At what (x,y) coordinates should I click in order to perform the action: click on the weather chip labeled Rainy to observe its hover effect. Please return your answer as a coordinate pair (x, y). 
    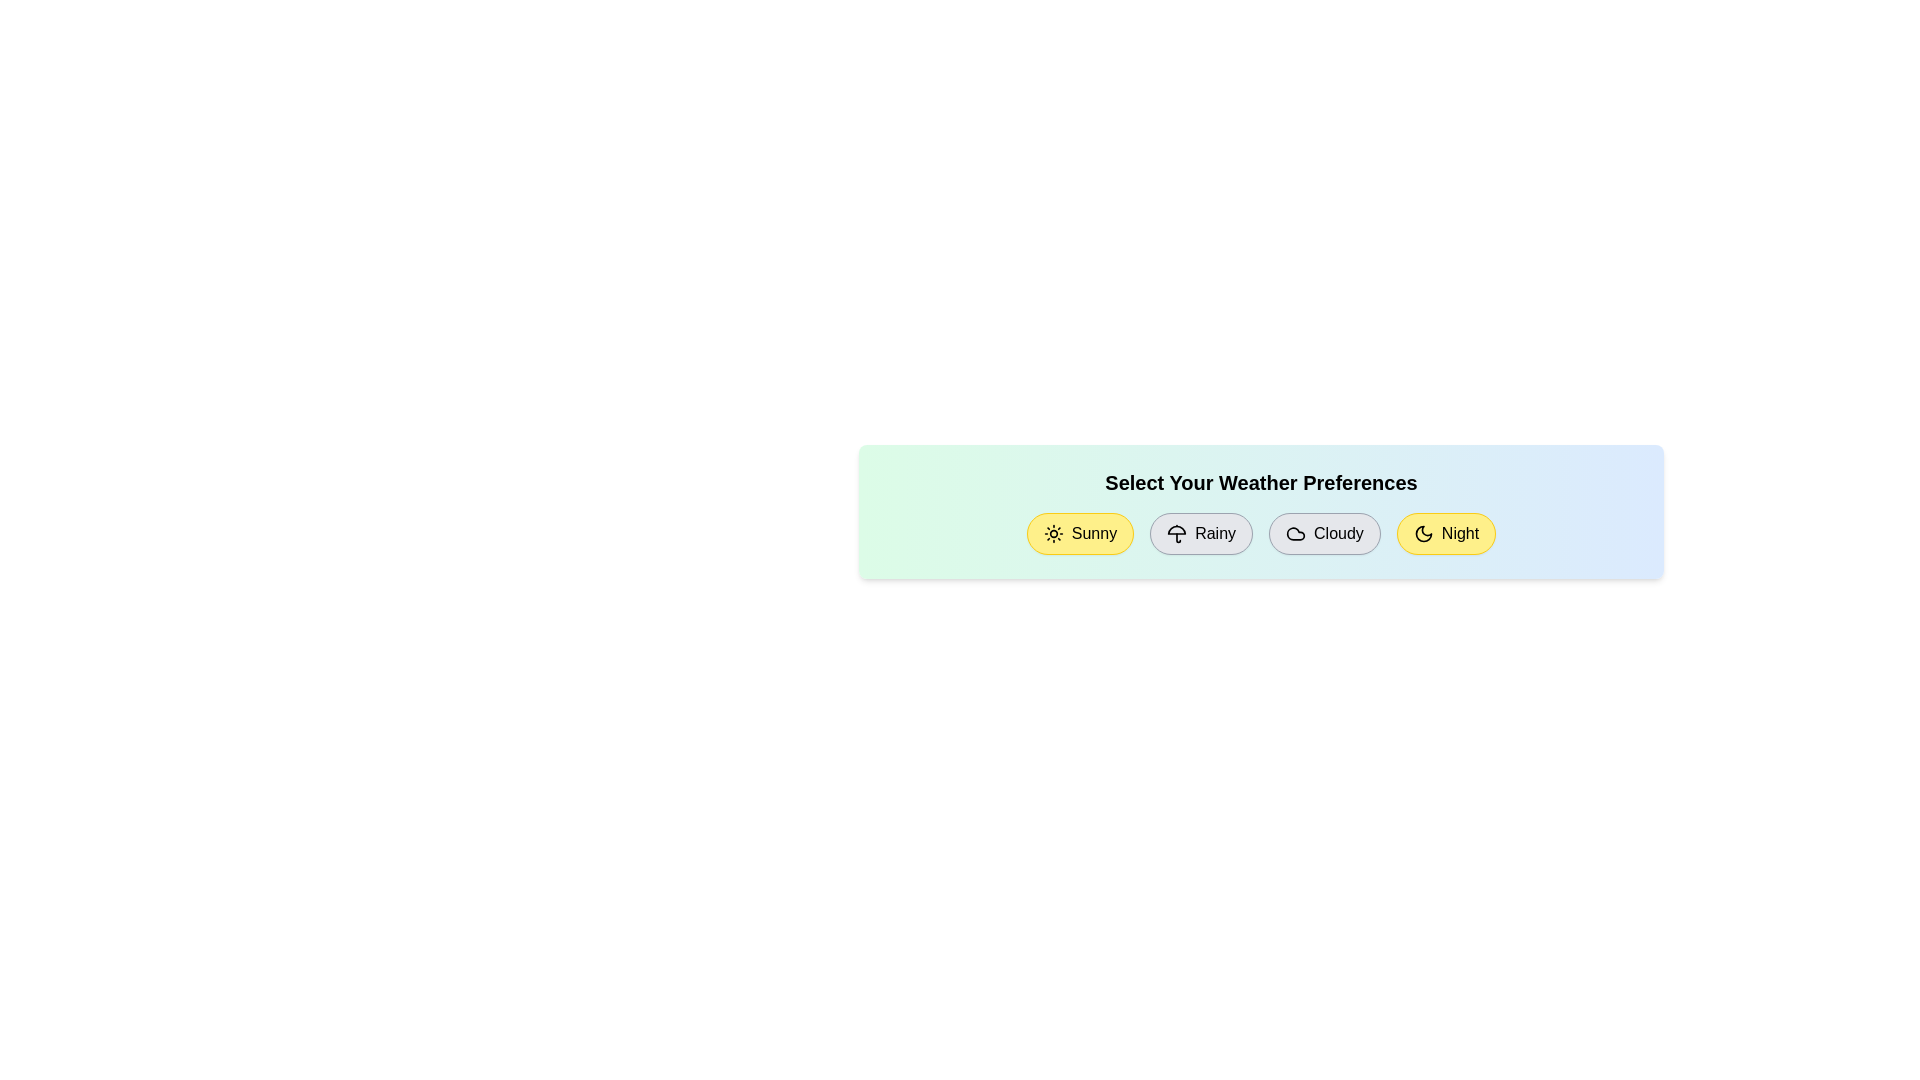
    Looking at the image, I should click on (1200, 532).